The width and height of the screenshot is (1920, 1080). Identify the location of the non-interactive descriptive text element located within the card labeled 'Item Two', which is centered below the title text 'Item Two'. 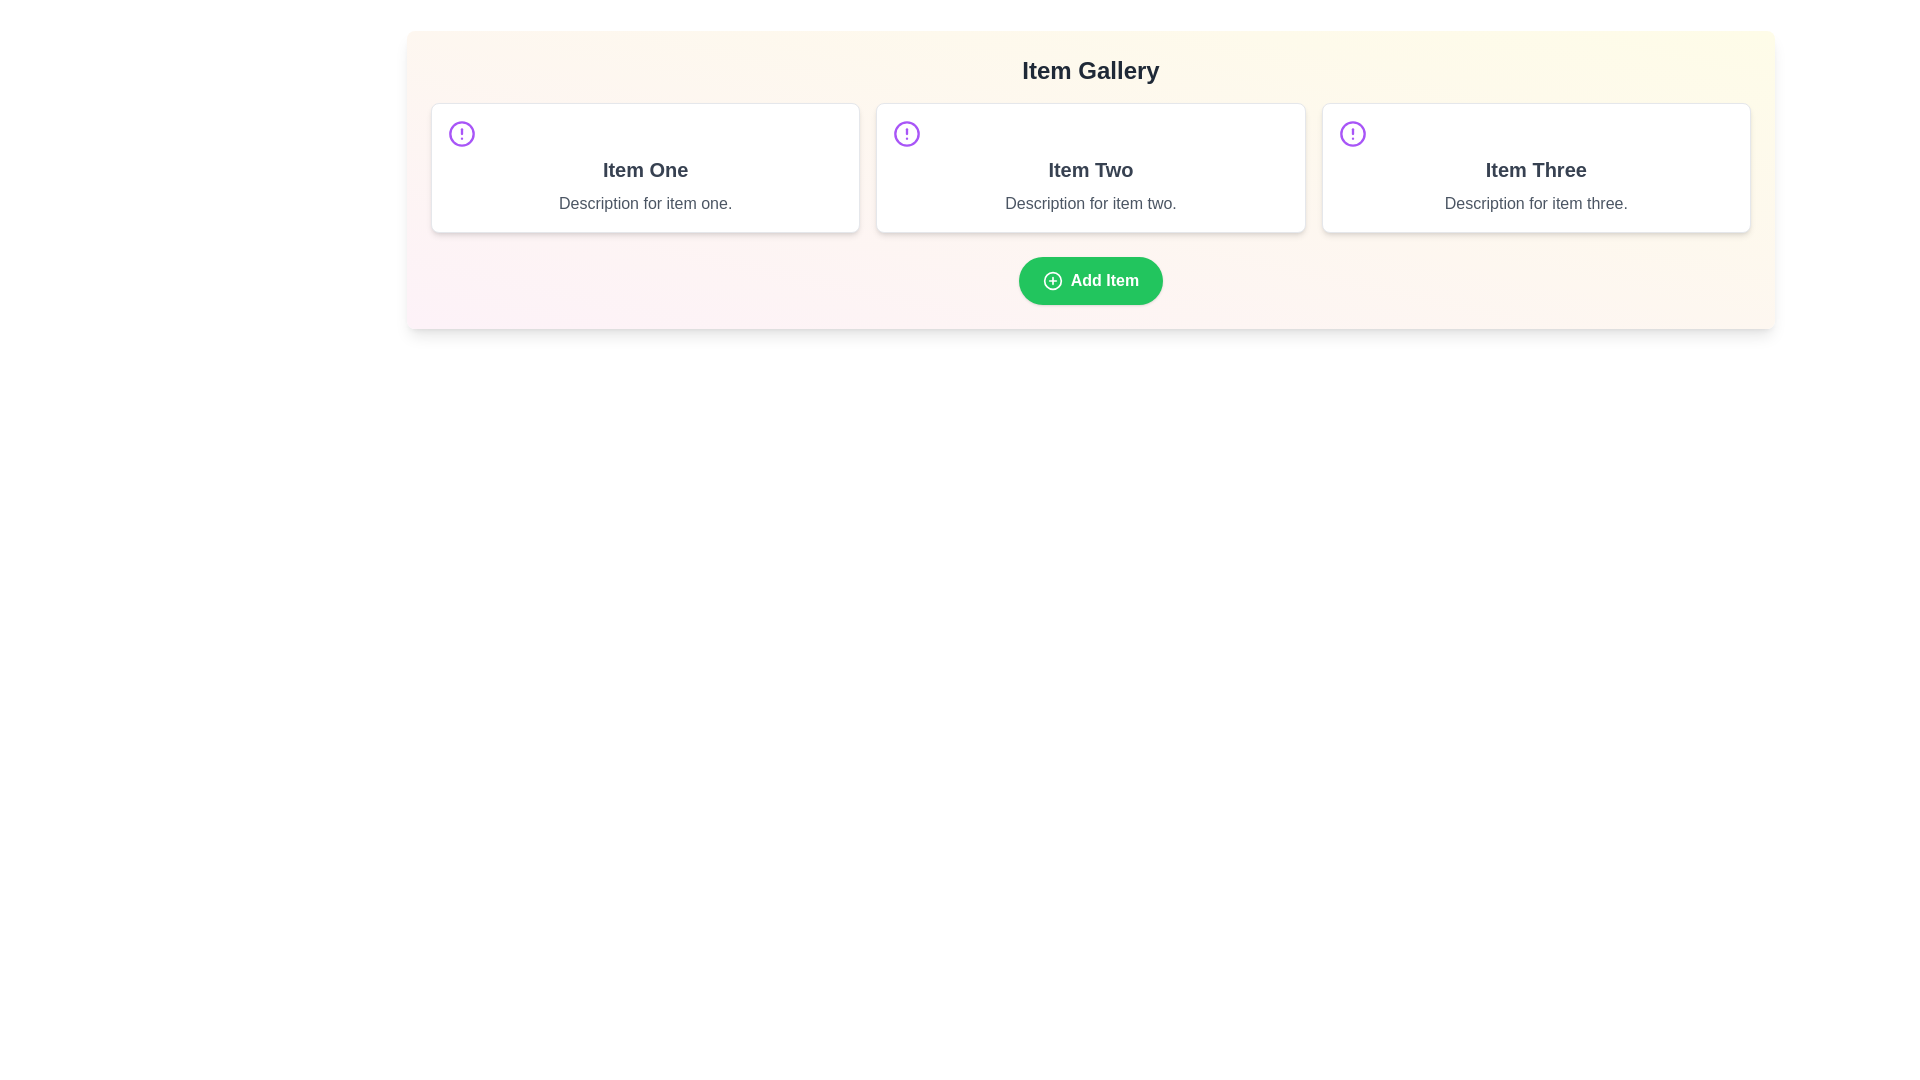
(1089, 204).